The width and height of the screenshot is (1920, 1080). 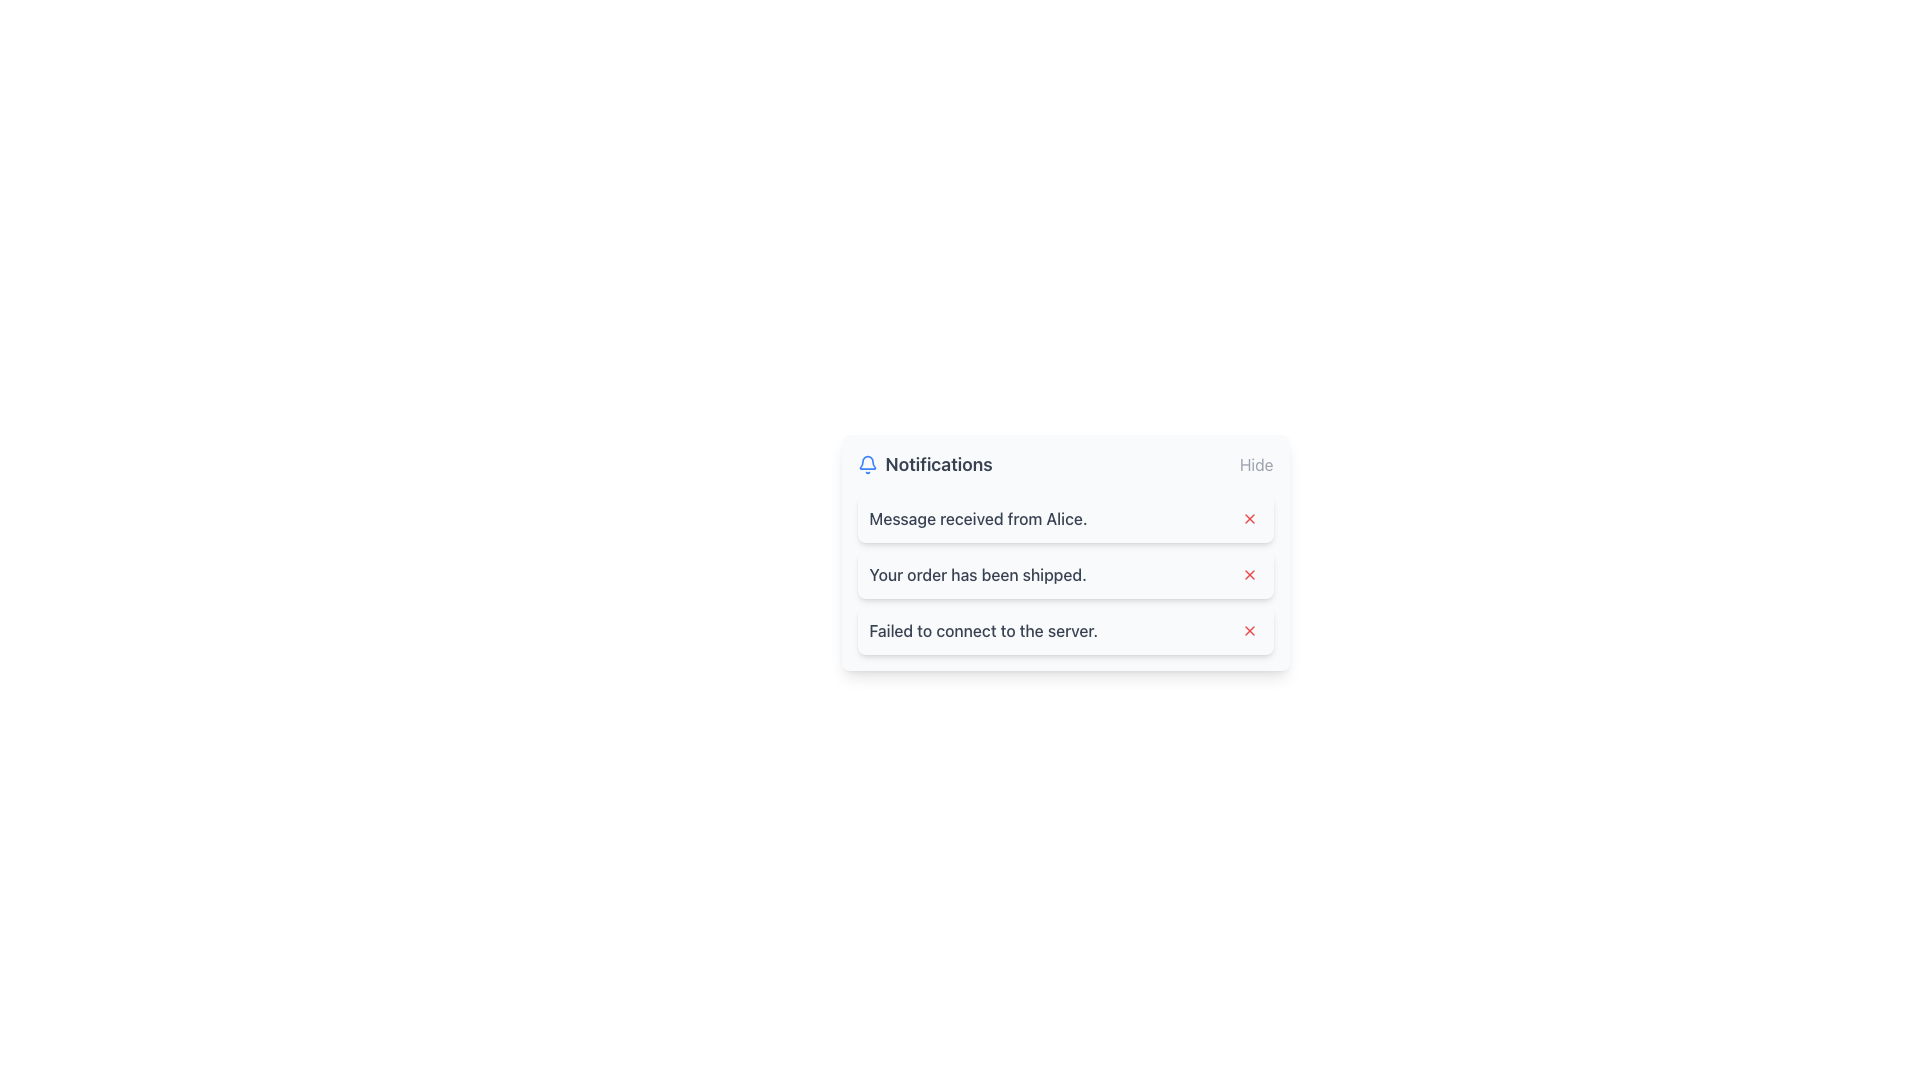 I want to click on the bell icon with a blue outline located to the left of the 'Notifications' heading in the notification panel, so click(x=867, y=465).